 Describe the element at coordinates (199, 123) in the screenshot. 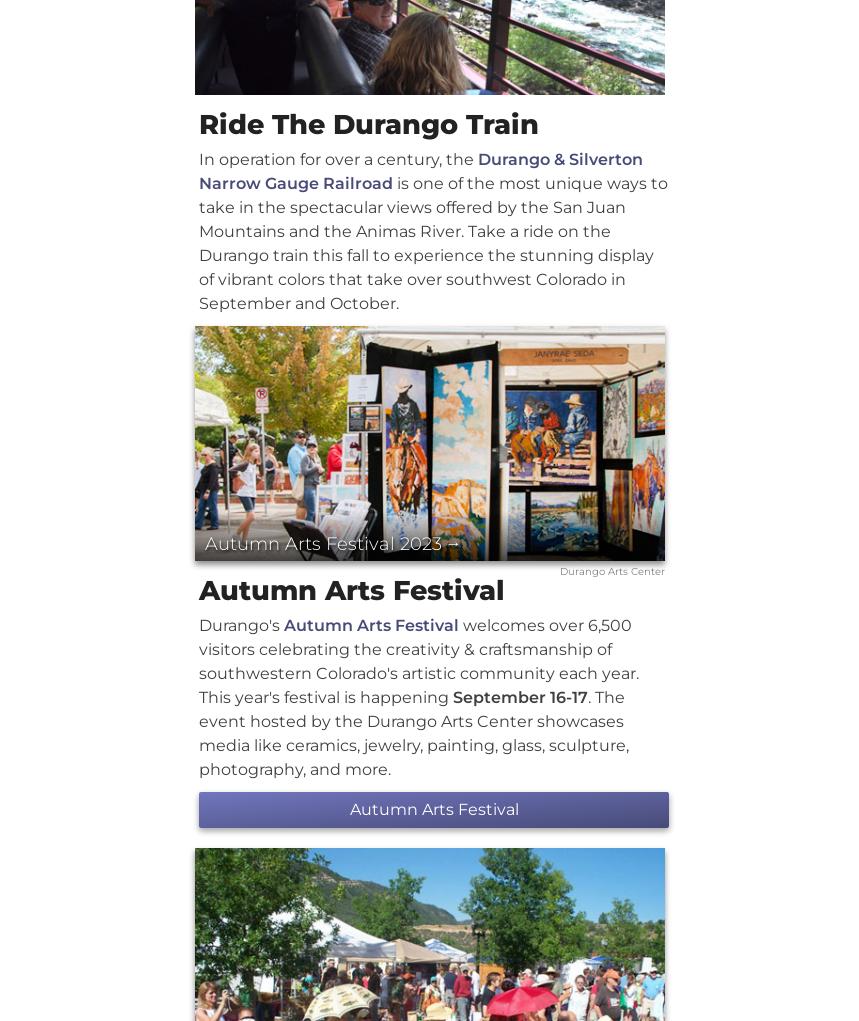

I see `'Ride The Durango Train'` at that location.